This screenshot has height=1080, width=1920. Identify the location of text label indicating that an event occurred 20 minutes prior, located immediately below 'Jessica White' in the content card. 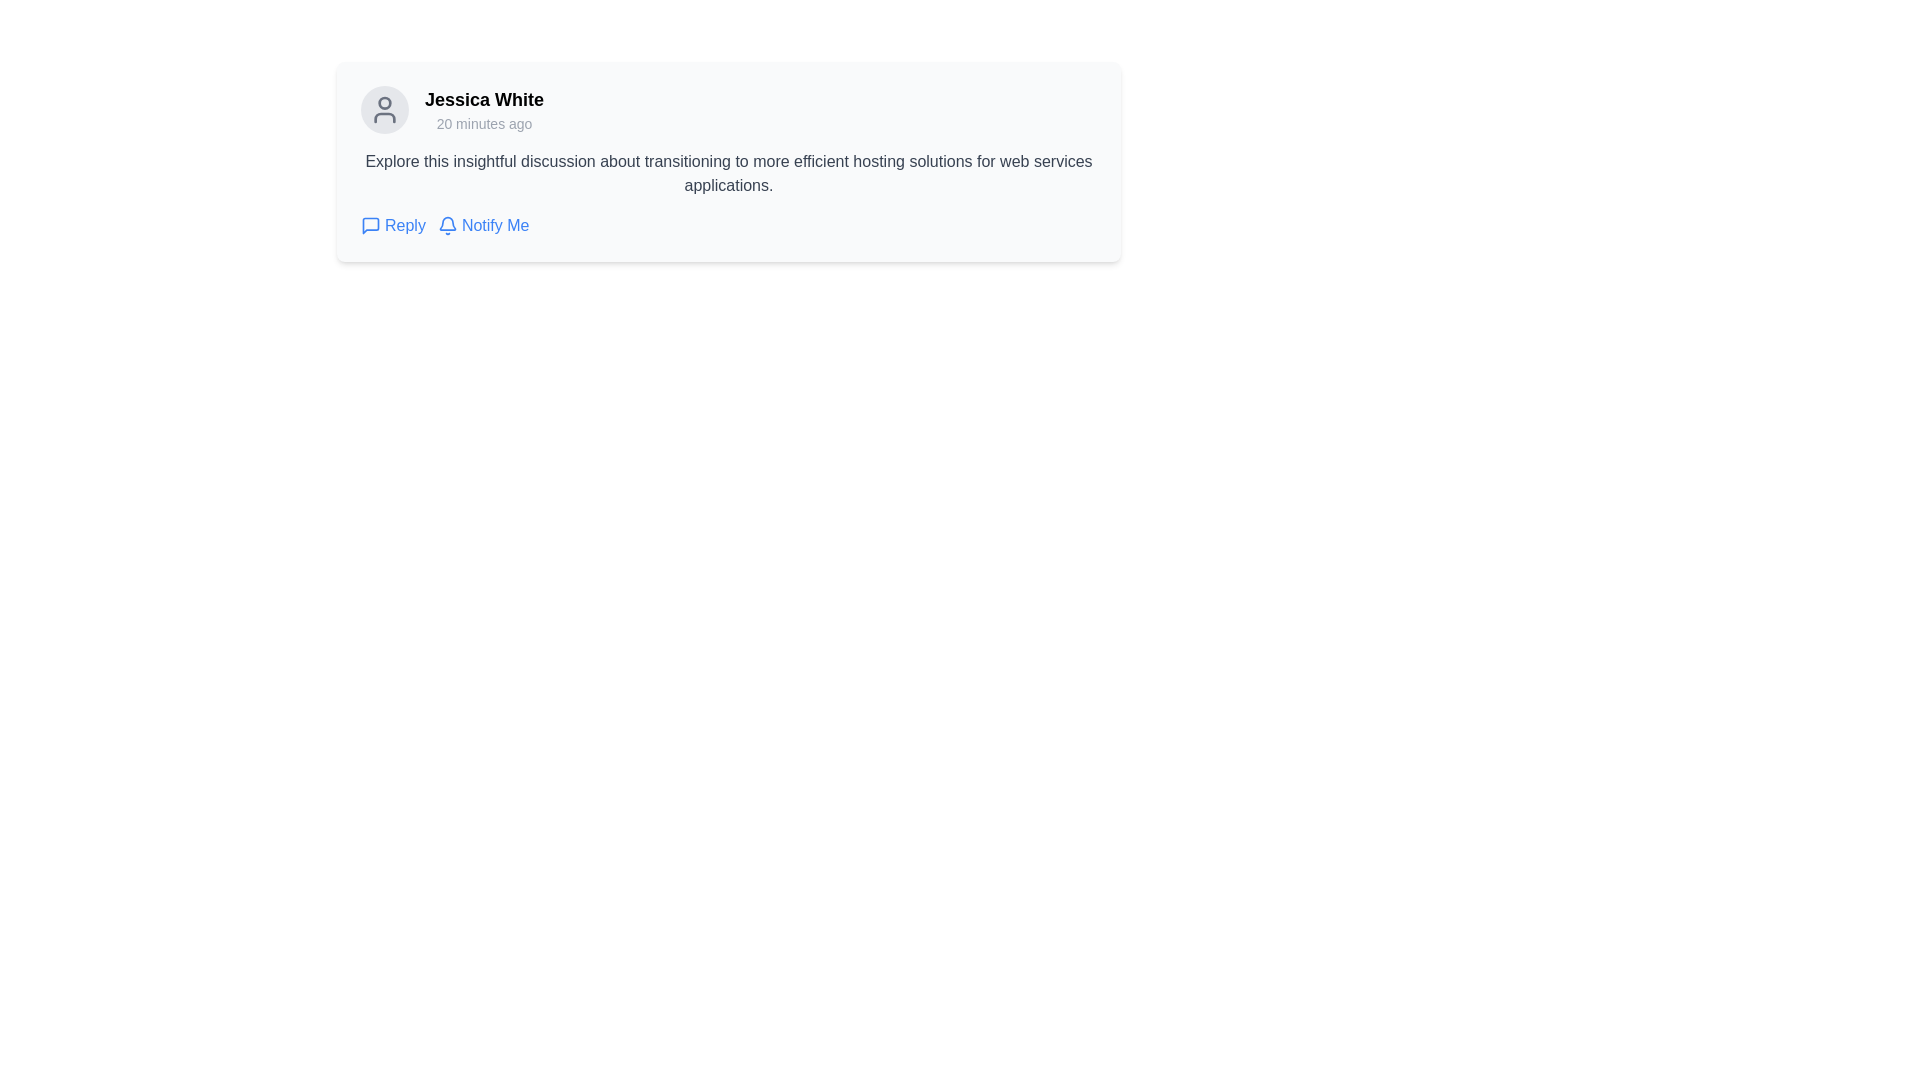
(484, 123).